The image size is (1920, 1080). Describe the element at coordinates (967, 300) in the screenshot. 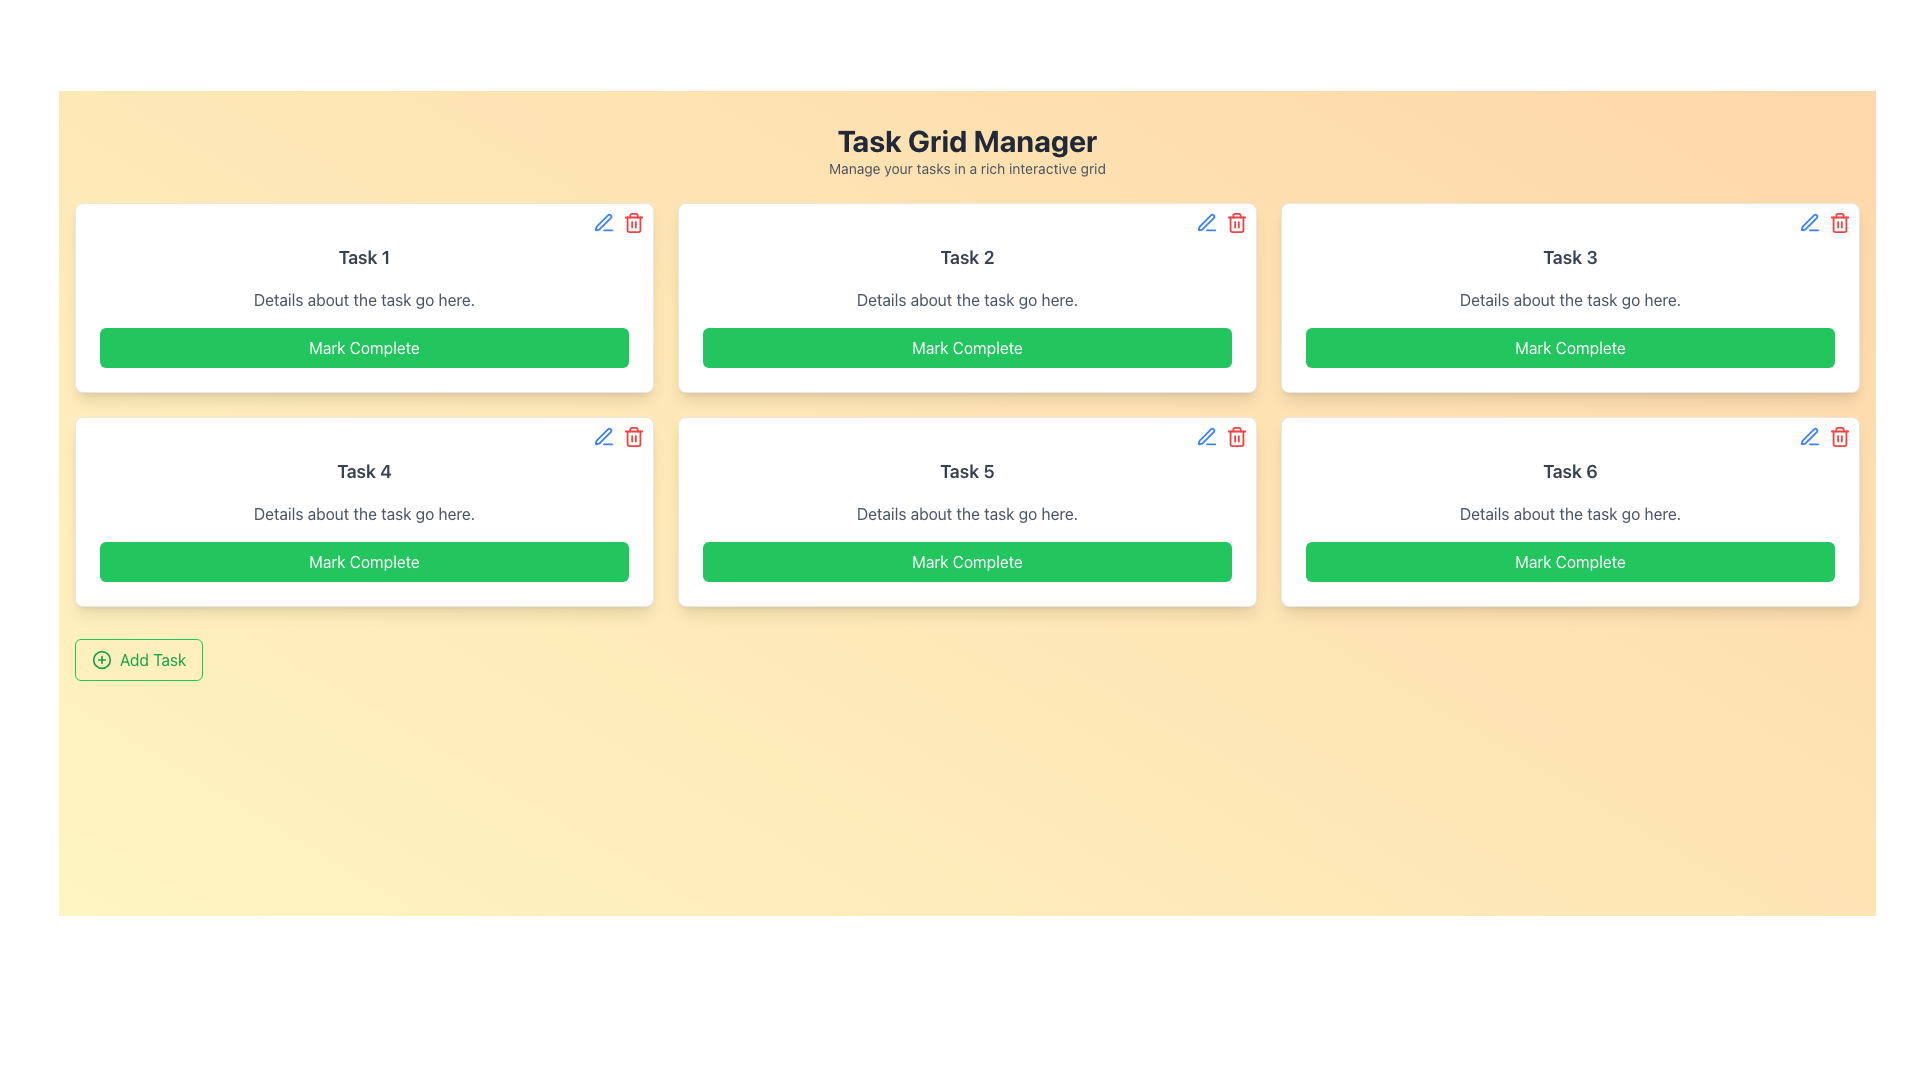

I see `the informative text element located in the middle section of the 'Task 2' card, positioned between the title 'Task 2' above and the 'Mark Complete' button below` at that location.